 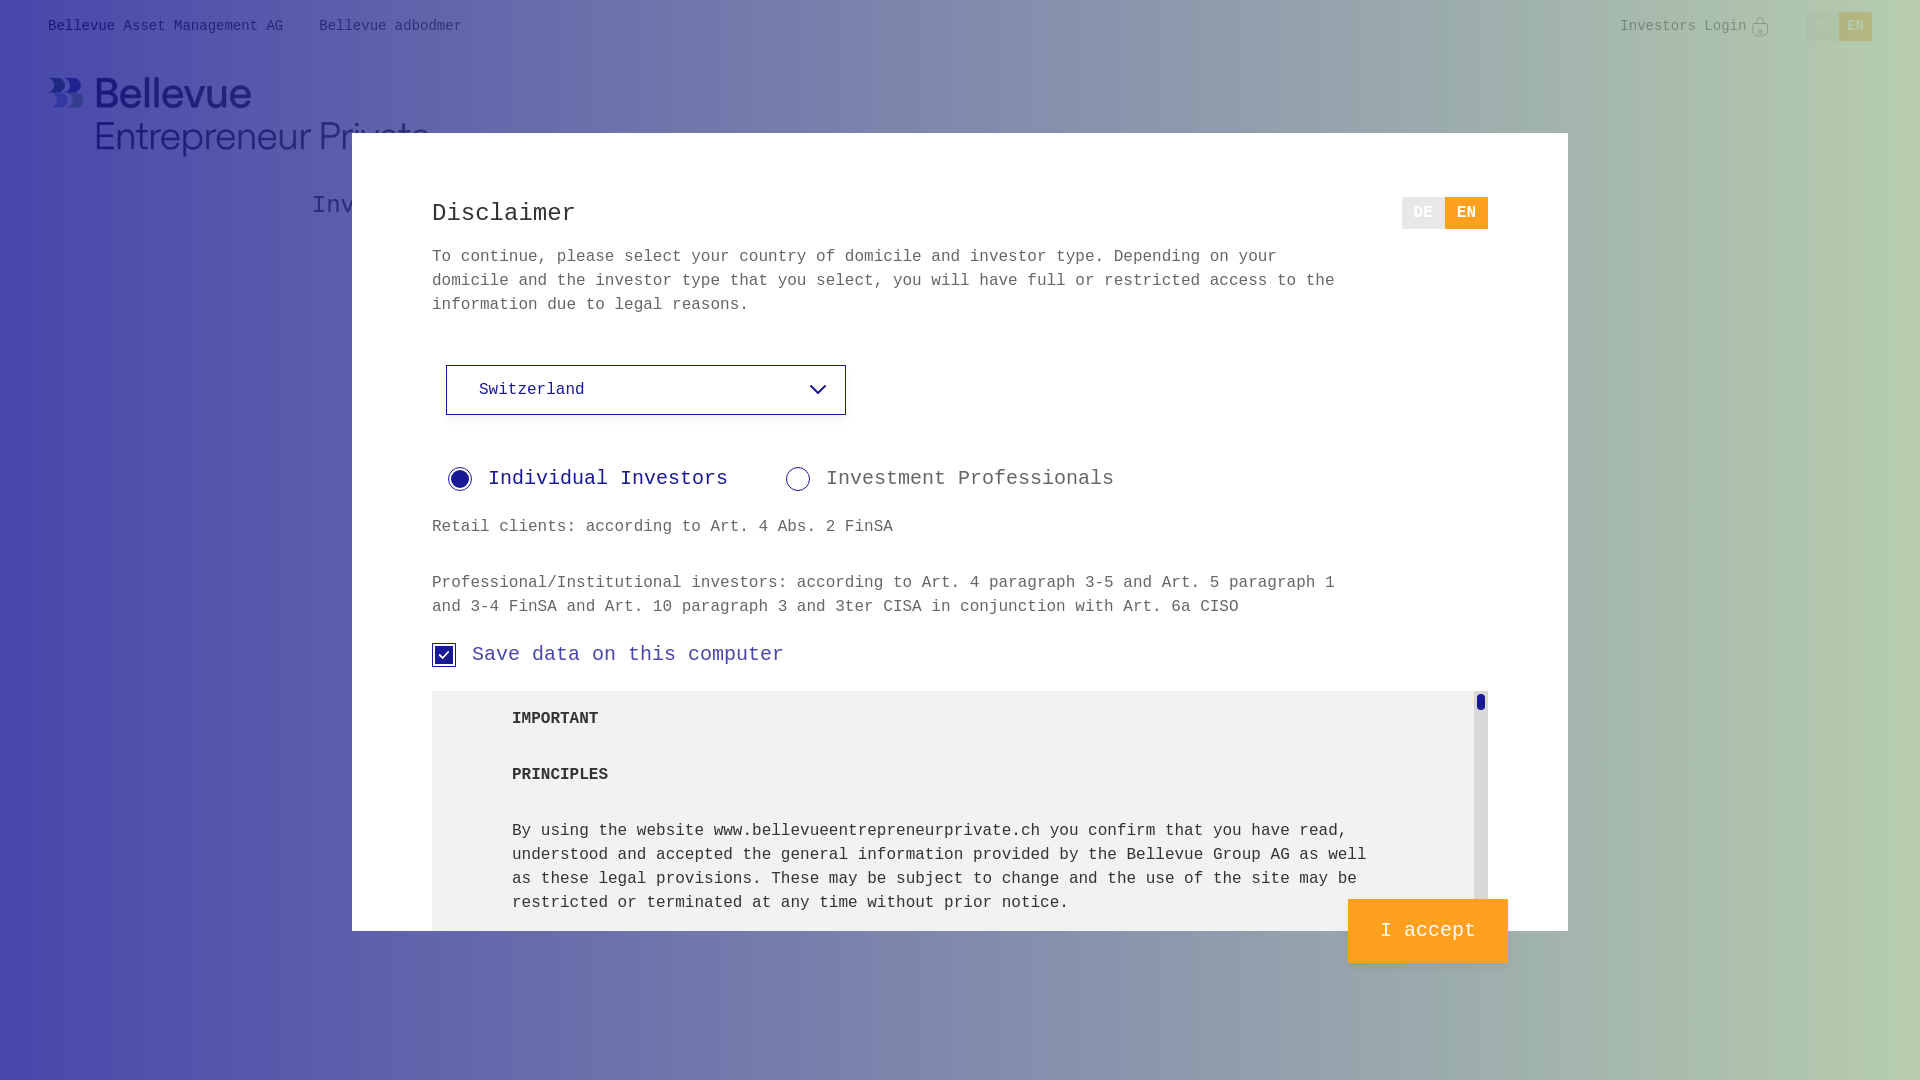 What do you see at coordinates (1065, 205) in the screenshot?
I see `'About us'` at bounding box center [1065, 205].